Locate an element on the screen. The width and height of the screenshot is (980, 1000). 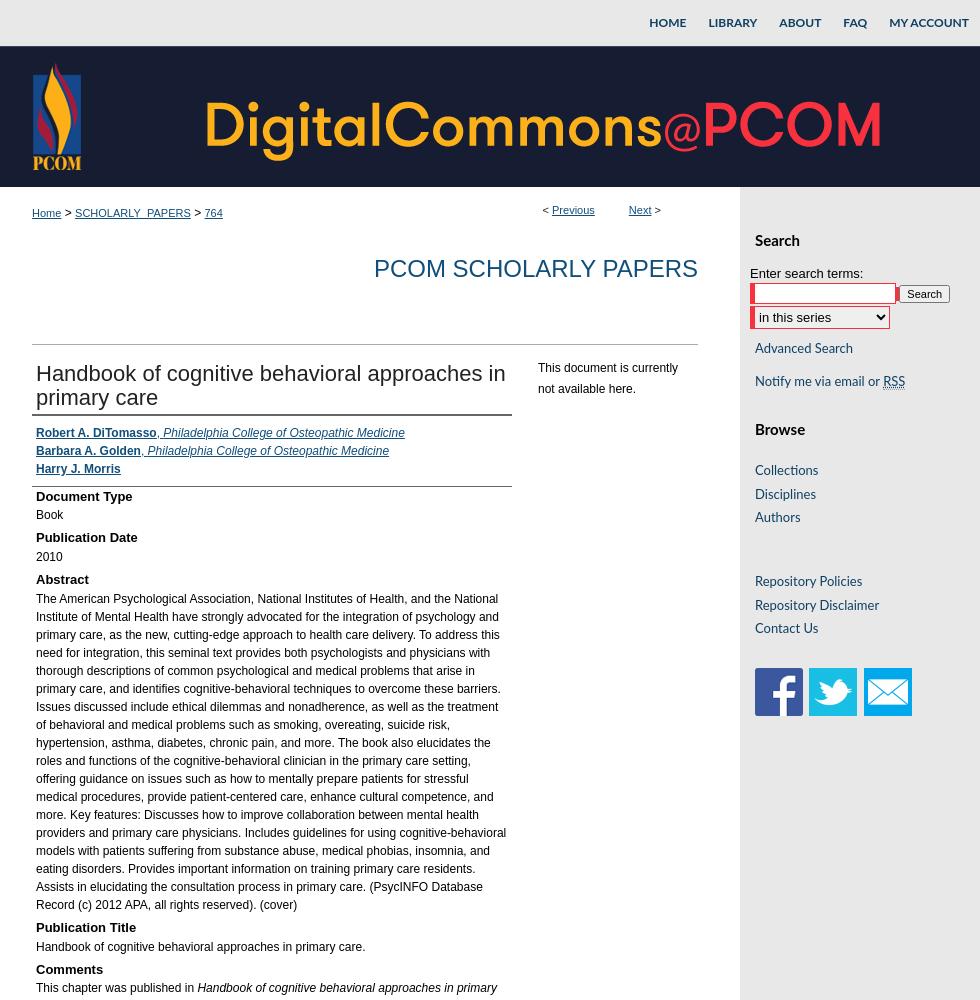
'This document is currently not available here.' is located at coordinates (538, 378).